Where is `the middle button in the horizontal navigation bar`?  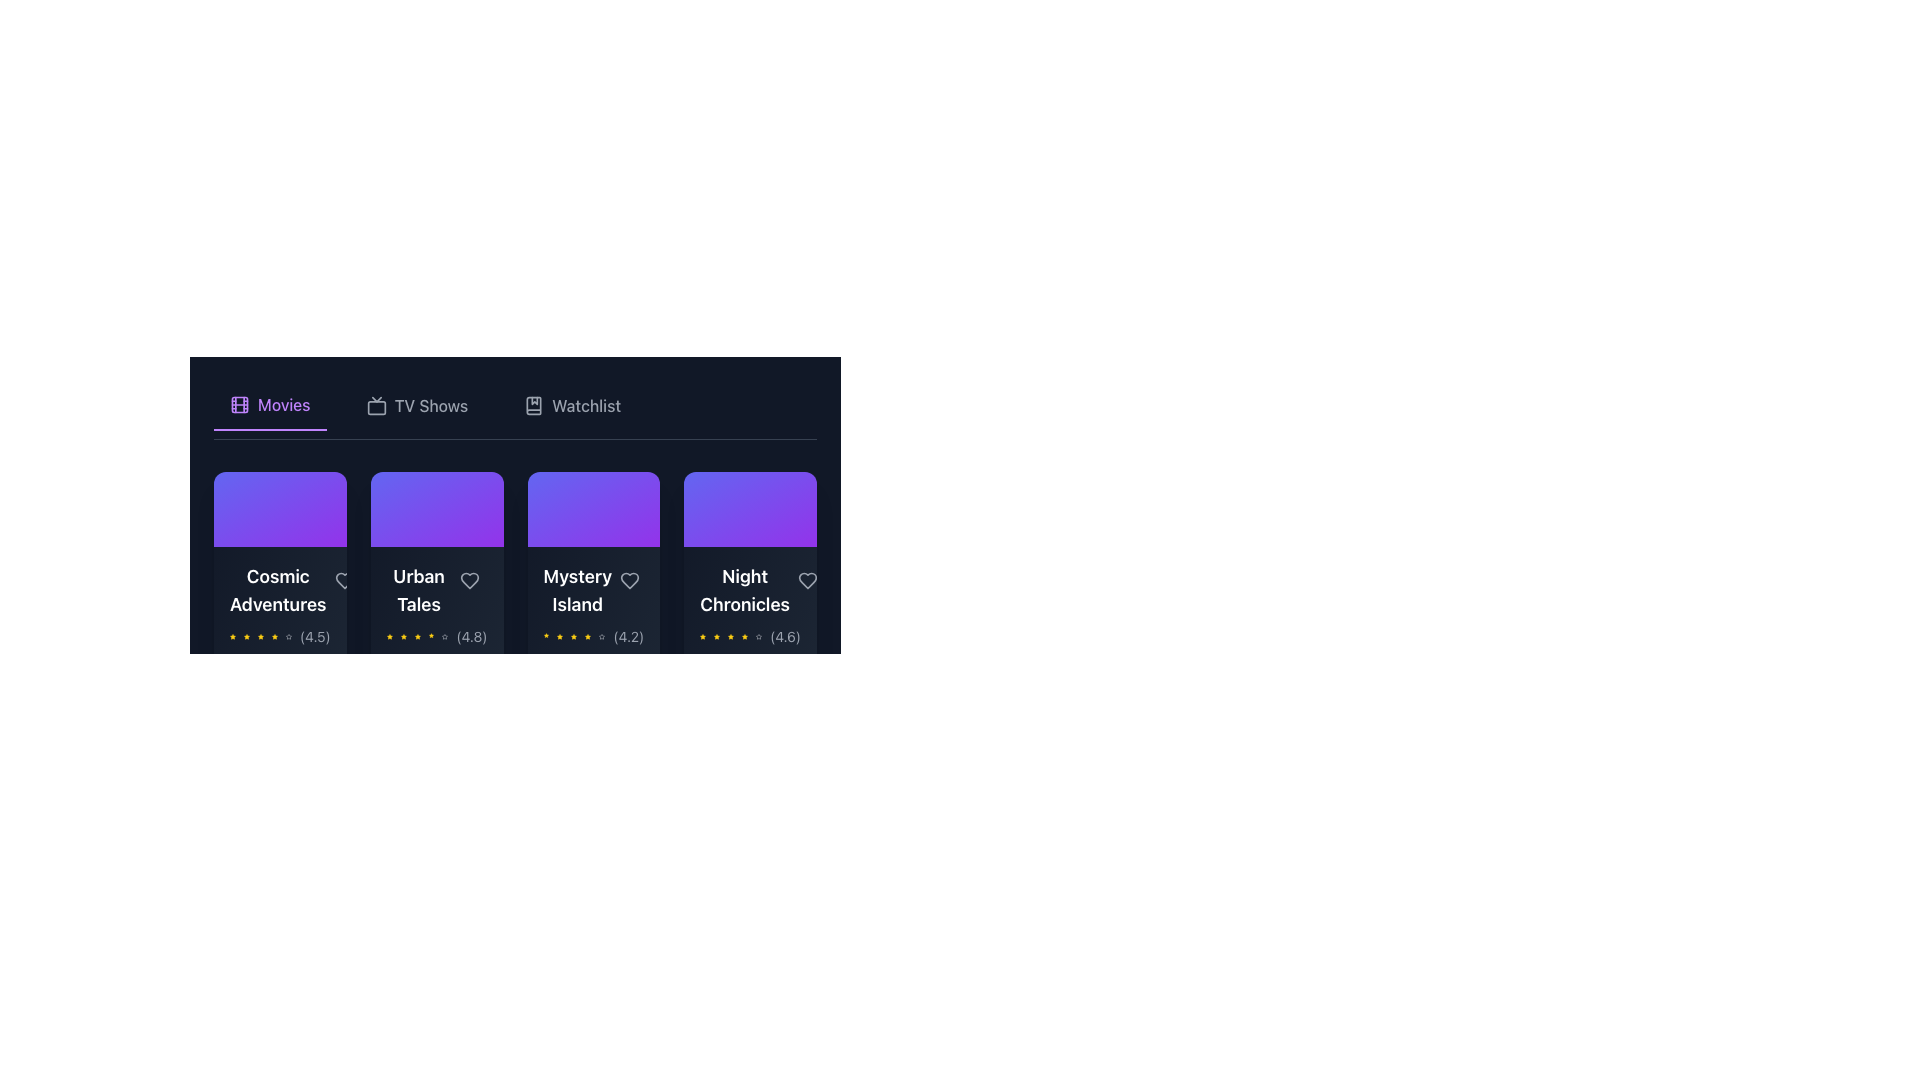 the middle button in the horizontal navigation bar is located at coordinates (416, 405).